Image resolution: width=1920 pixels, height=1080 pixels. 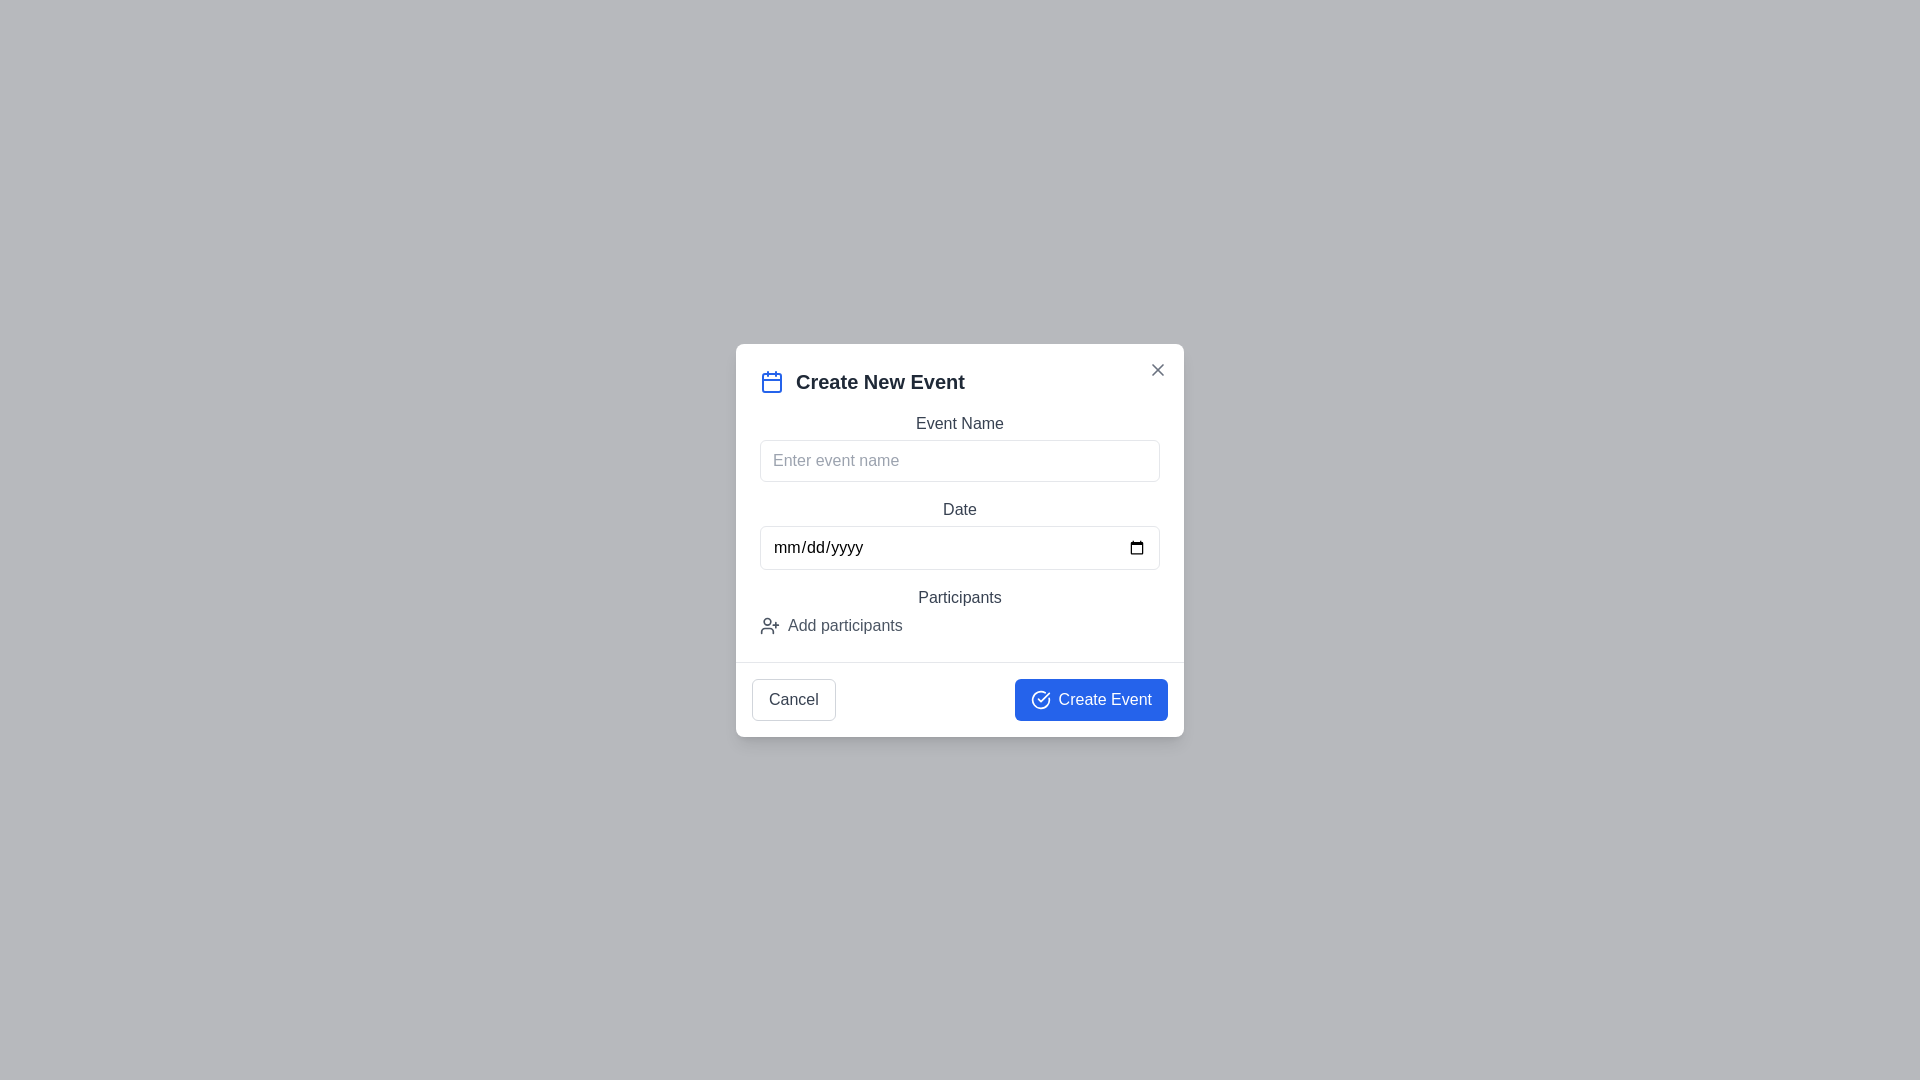 What do you see at coordinates (1157, 369) in the screenshot?
I see `the 'X' shaped close icon located in the top-right corner of the 'Create New Event' modal` at bounding box center [1157, 369].